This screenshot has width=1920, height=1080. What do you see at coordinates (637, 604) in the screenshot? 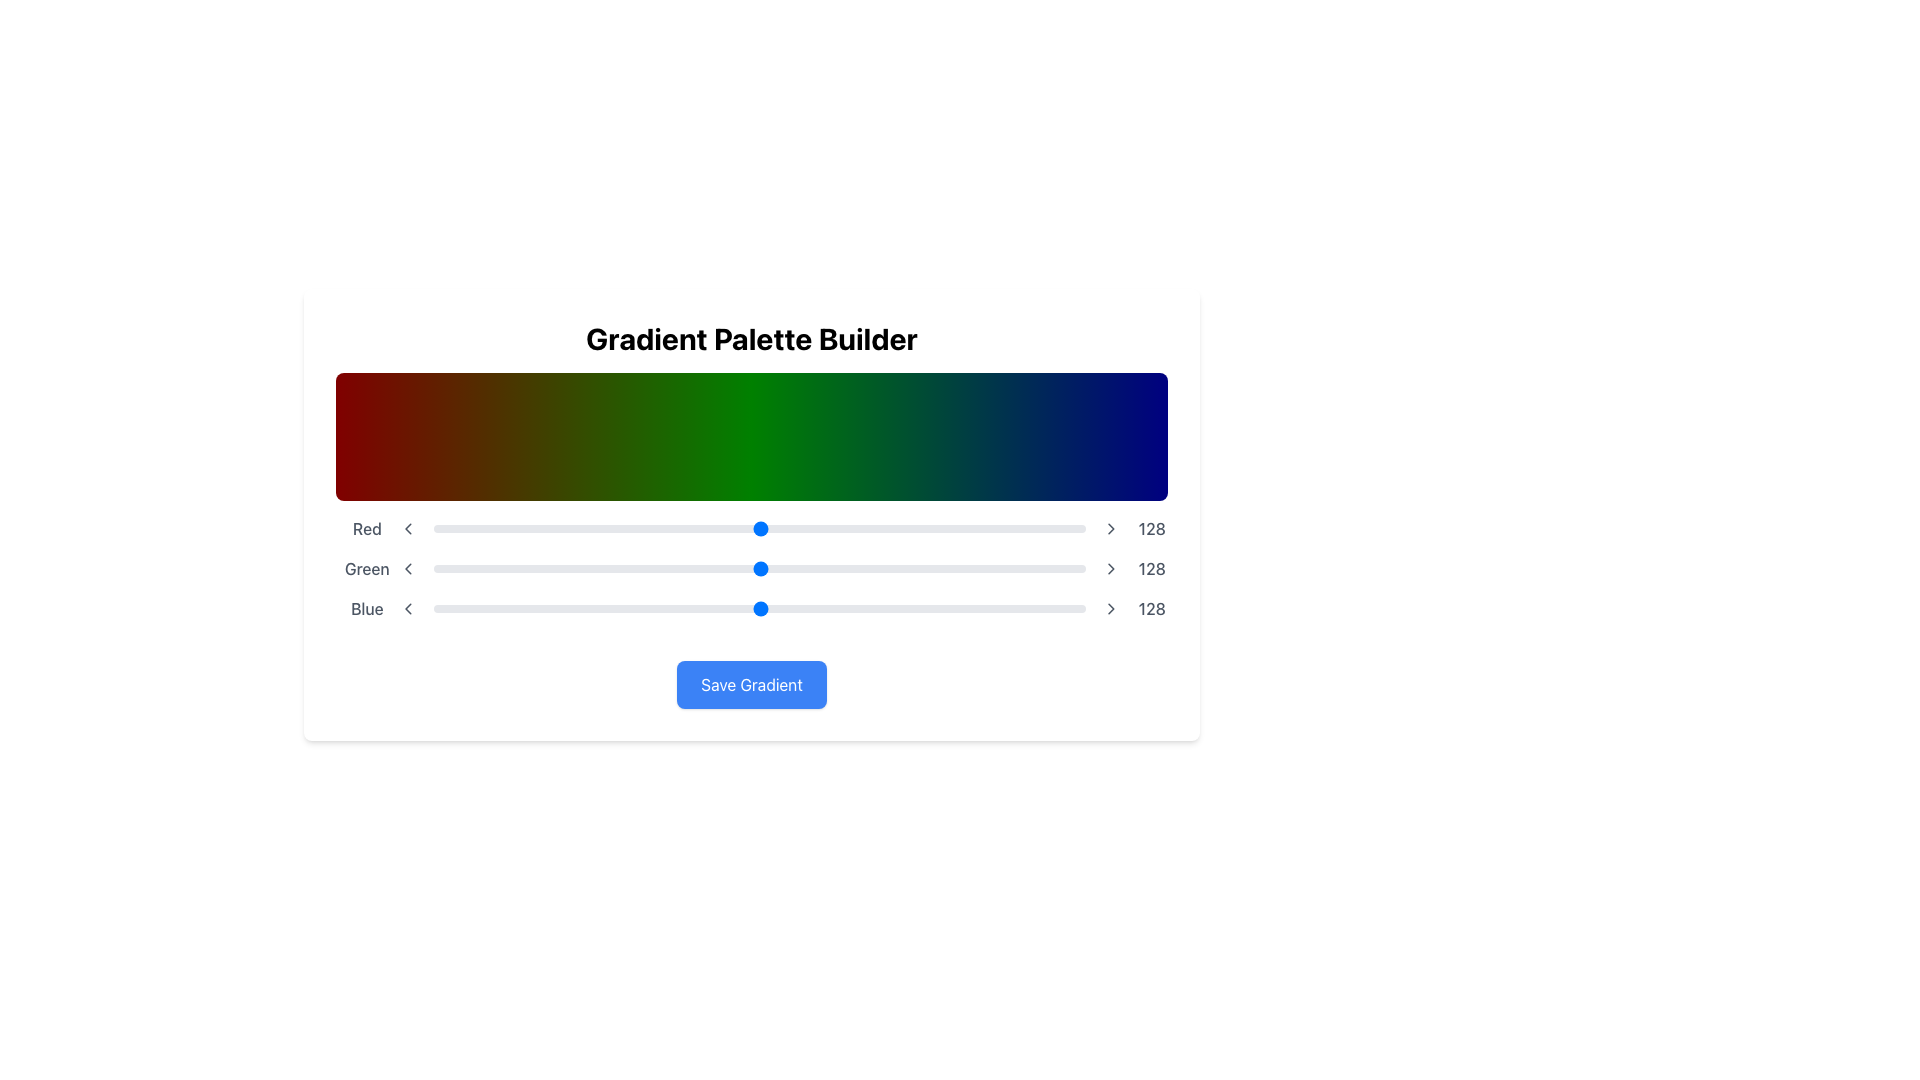
I see `the blue color intensity` at bounding box center [637, 604].